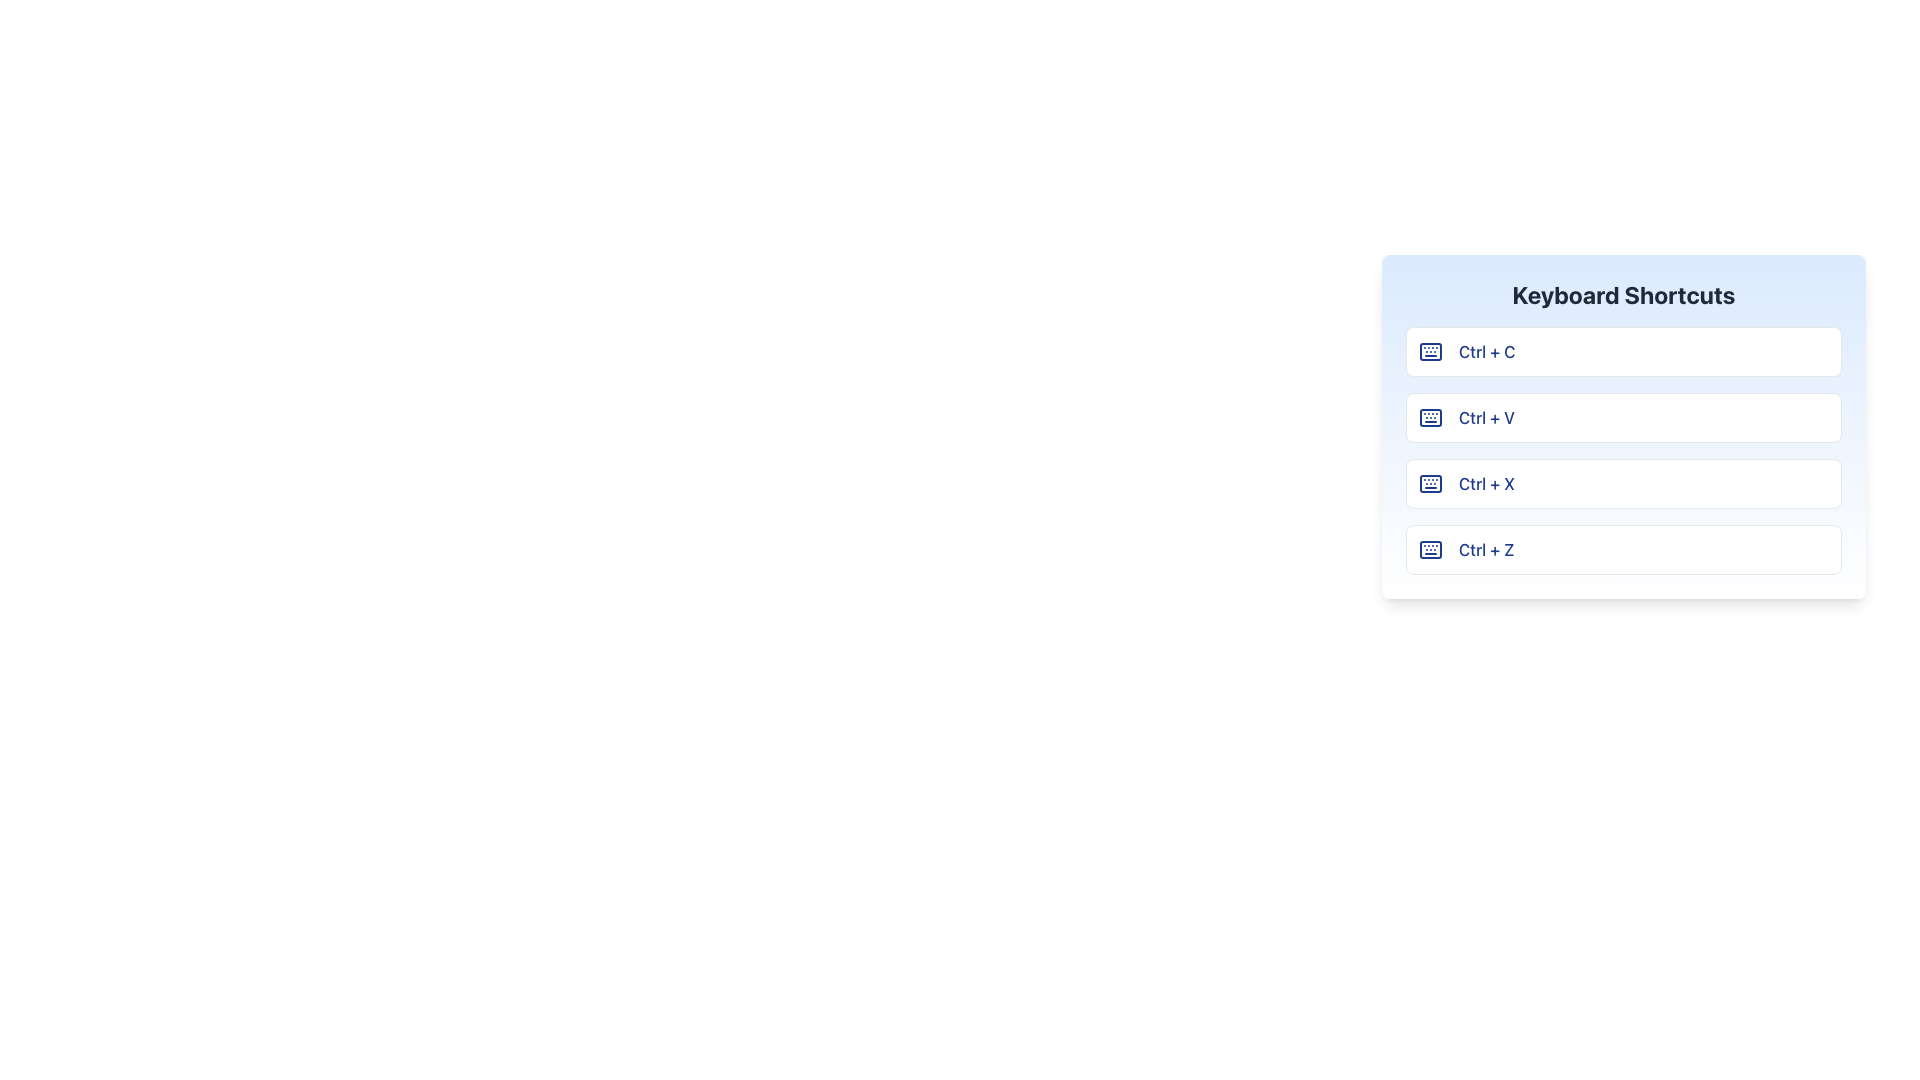 This screenshot has width=1920, height=1080. What do you see at coordinates (1429, 416) in the screenshot?
I see `the icon that signifies the keyboard shortcut 'Ctrl + V', located in the rectangular box labeled 'Ctrl + V'` at bounding box center [1429, 416].